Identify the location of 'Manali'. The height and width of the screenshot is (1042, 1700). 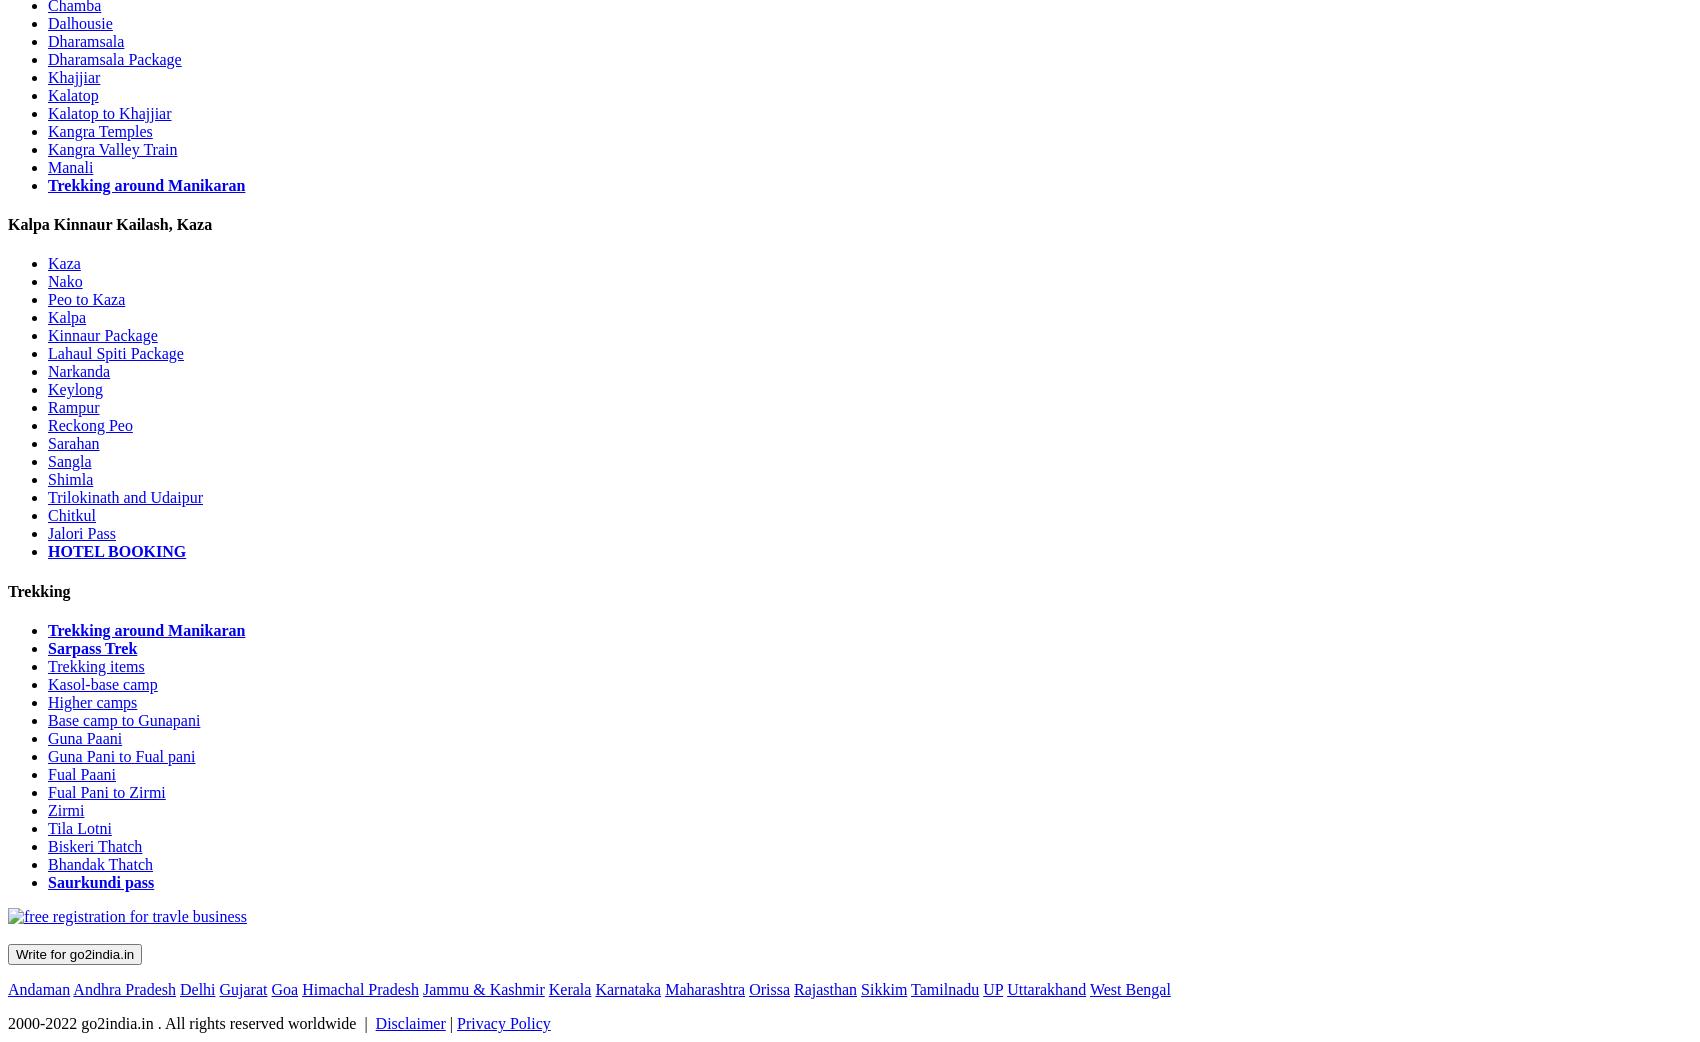
(47, 166).